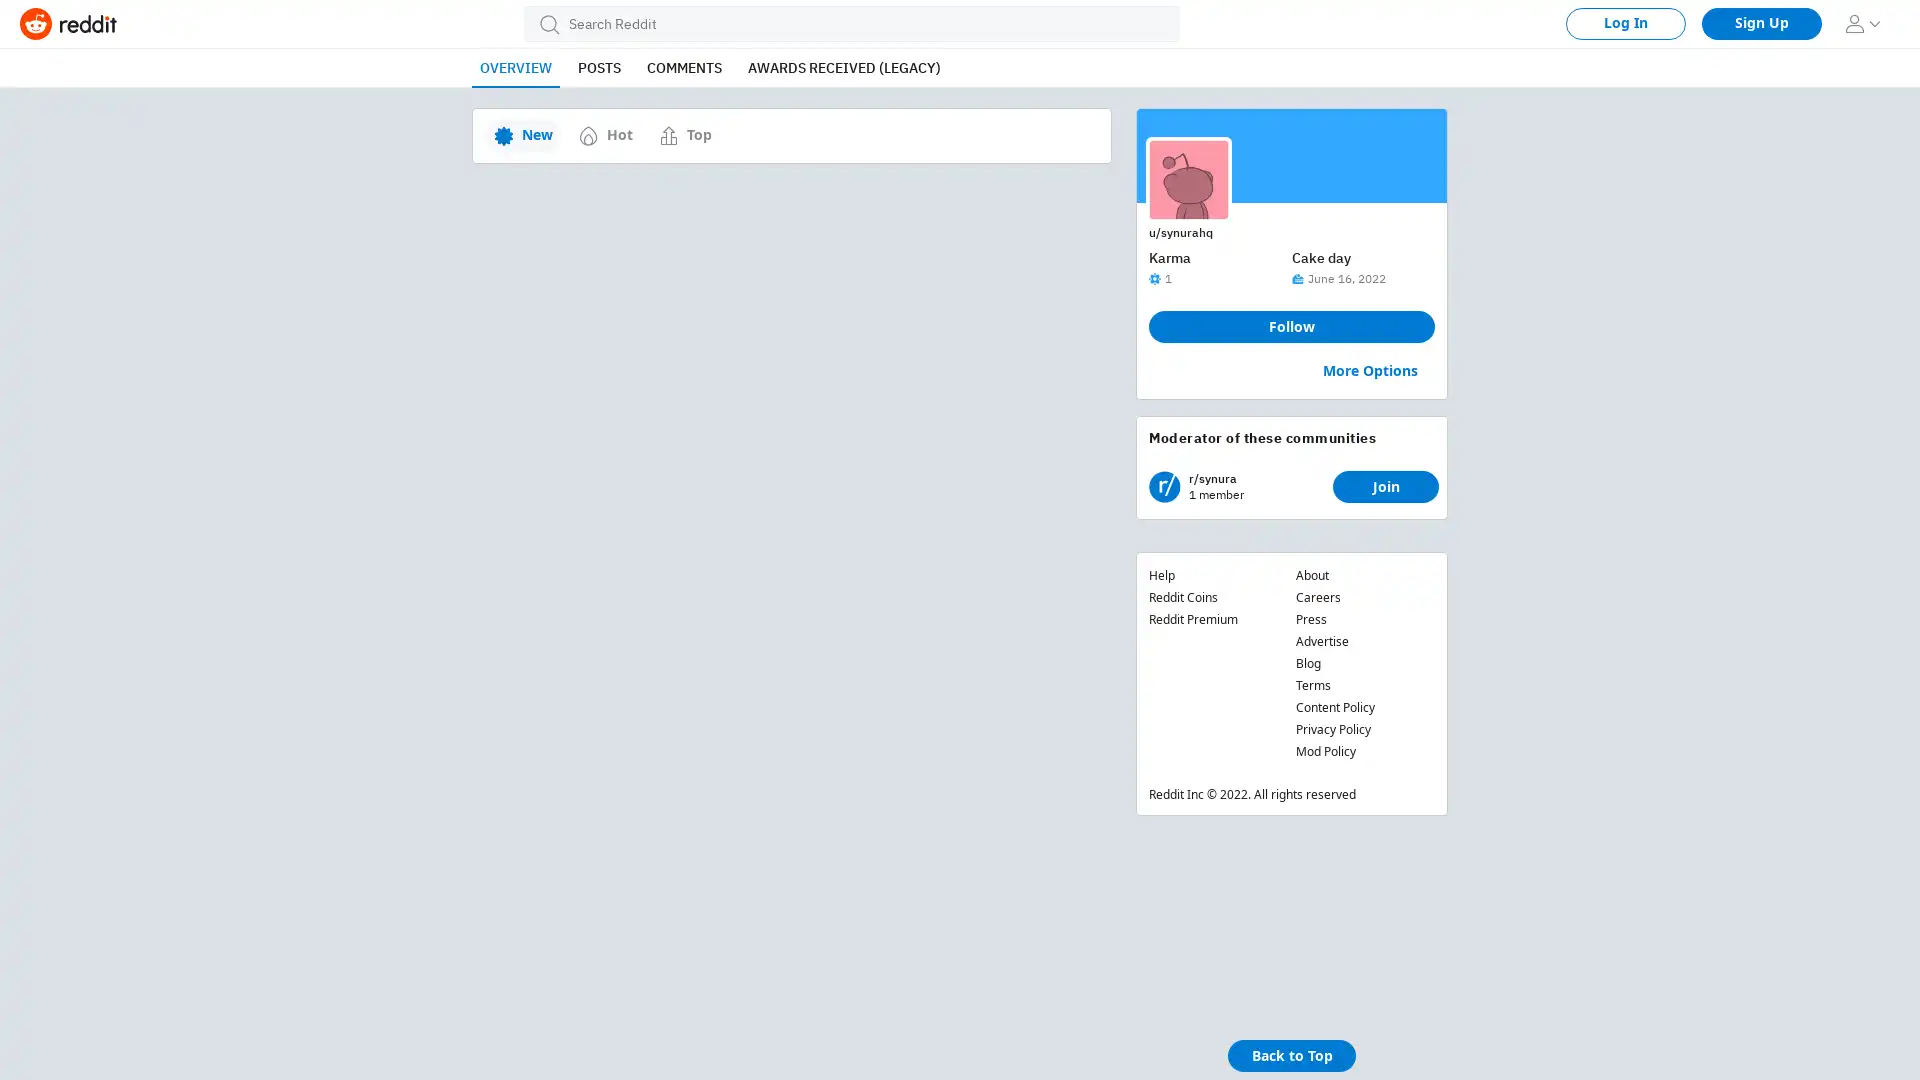  Describe the element at coordinates (1369, 370) in the screenshot. I see `More Options` at that location.